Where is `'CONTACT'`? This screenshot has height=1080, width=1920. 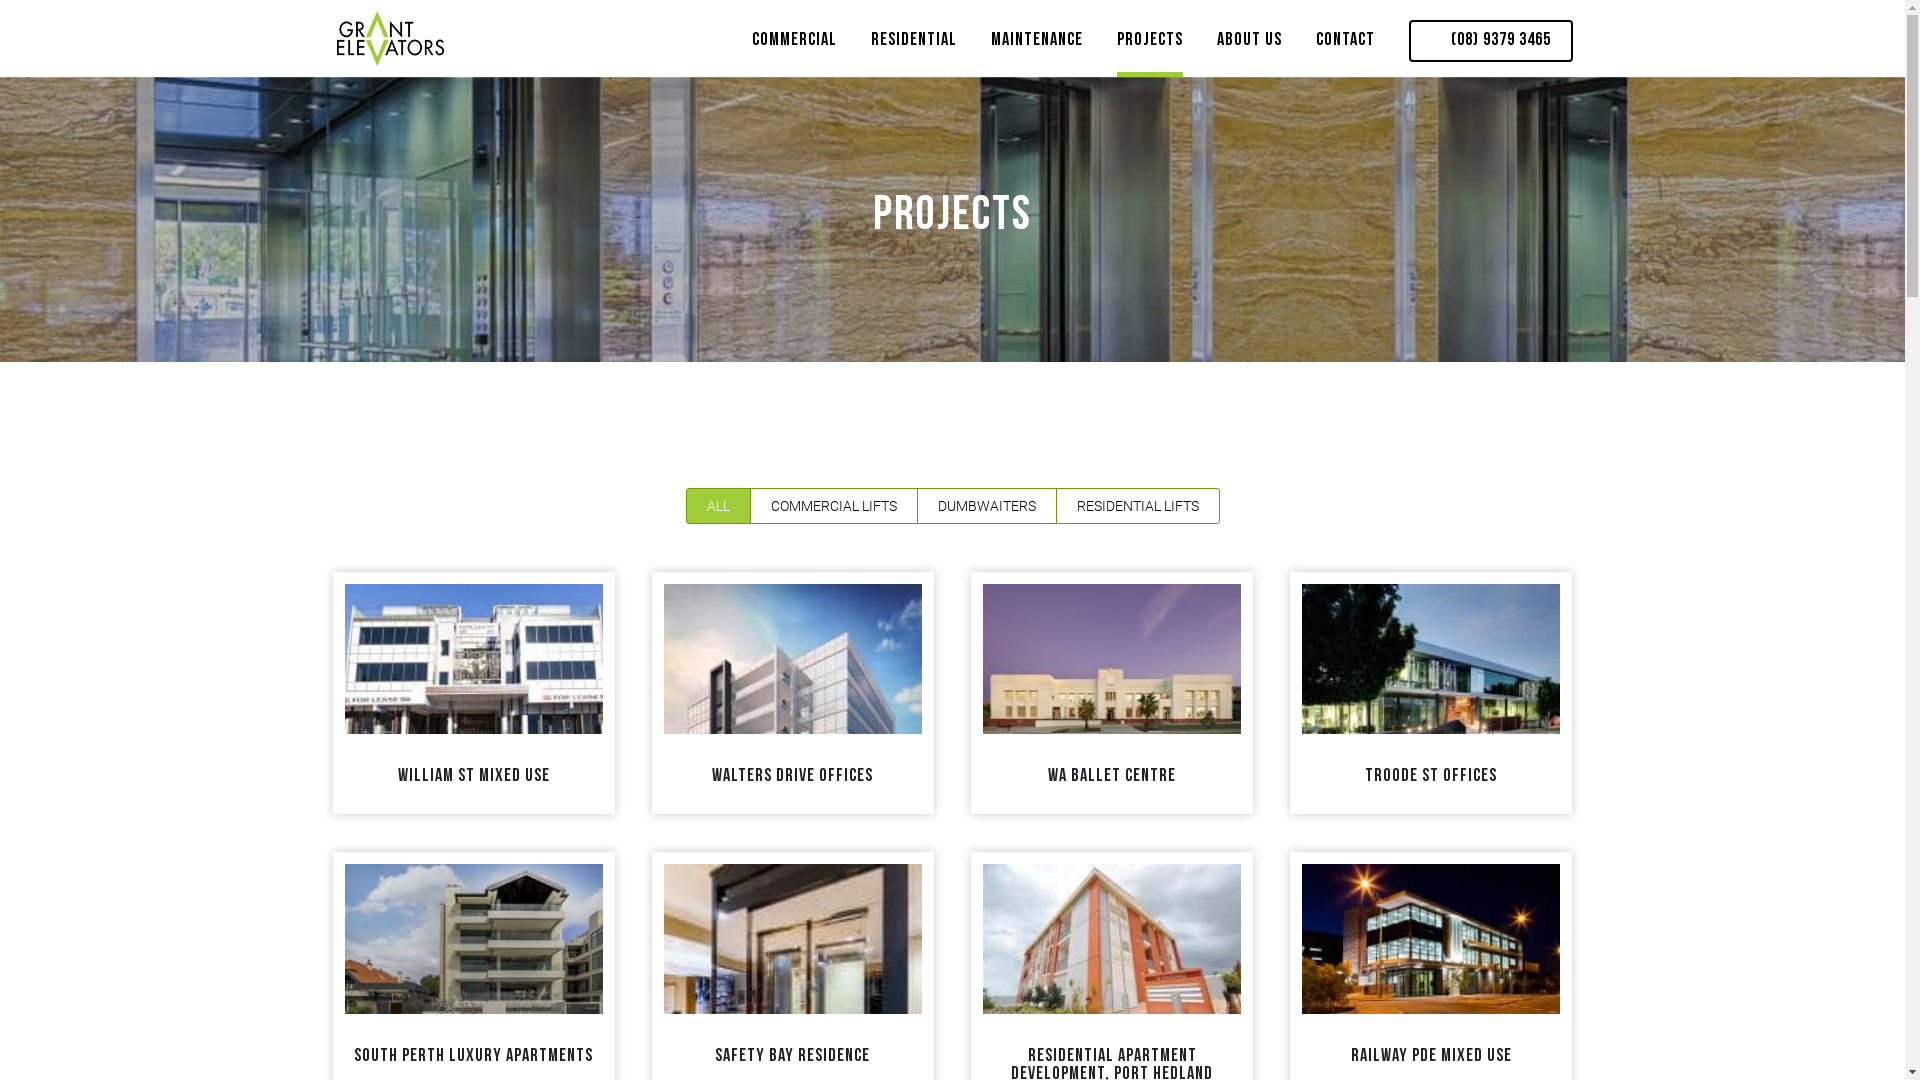
'CONTACT' is located at coordinates (1315, 45).